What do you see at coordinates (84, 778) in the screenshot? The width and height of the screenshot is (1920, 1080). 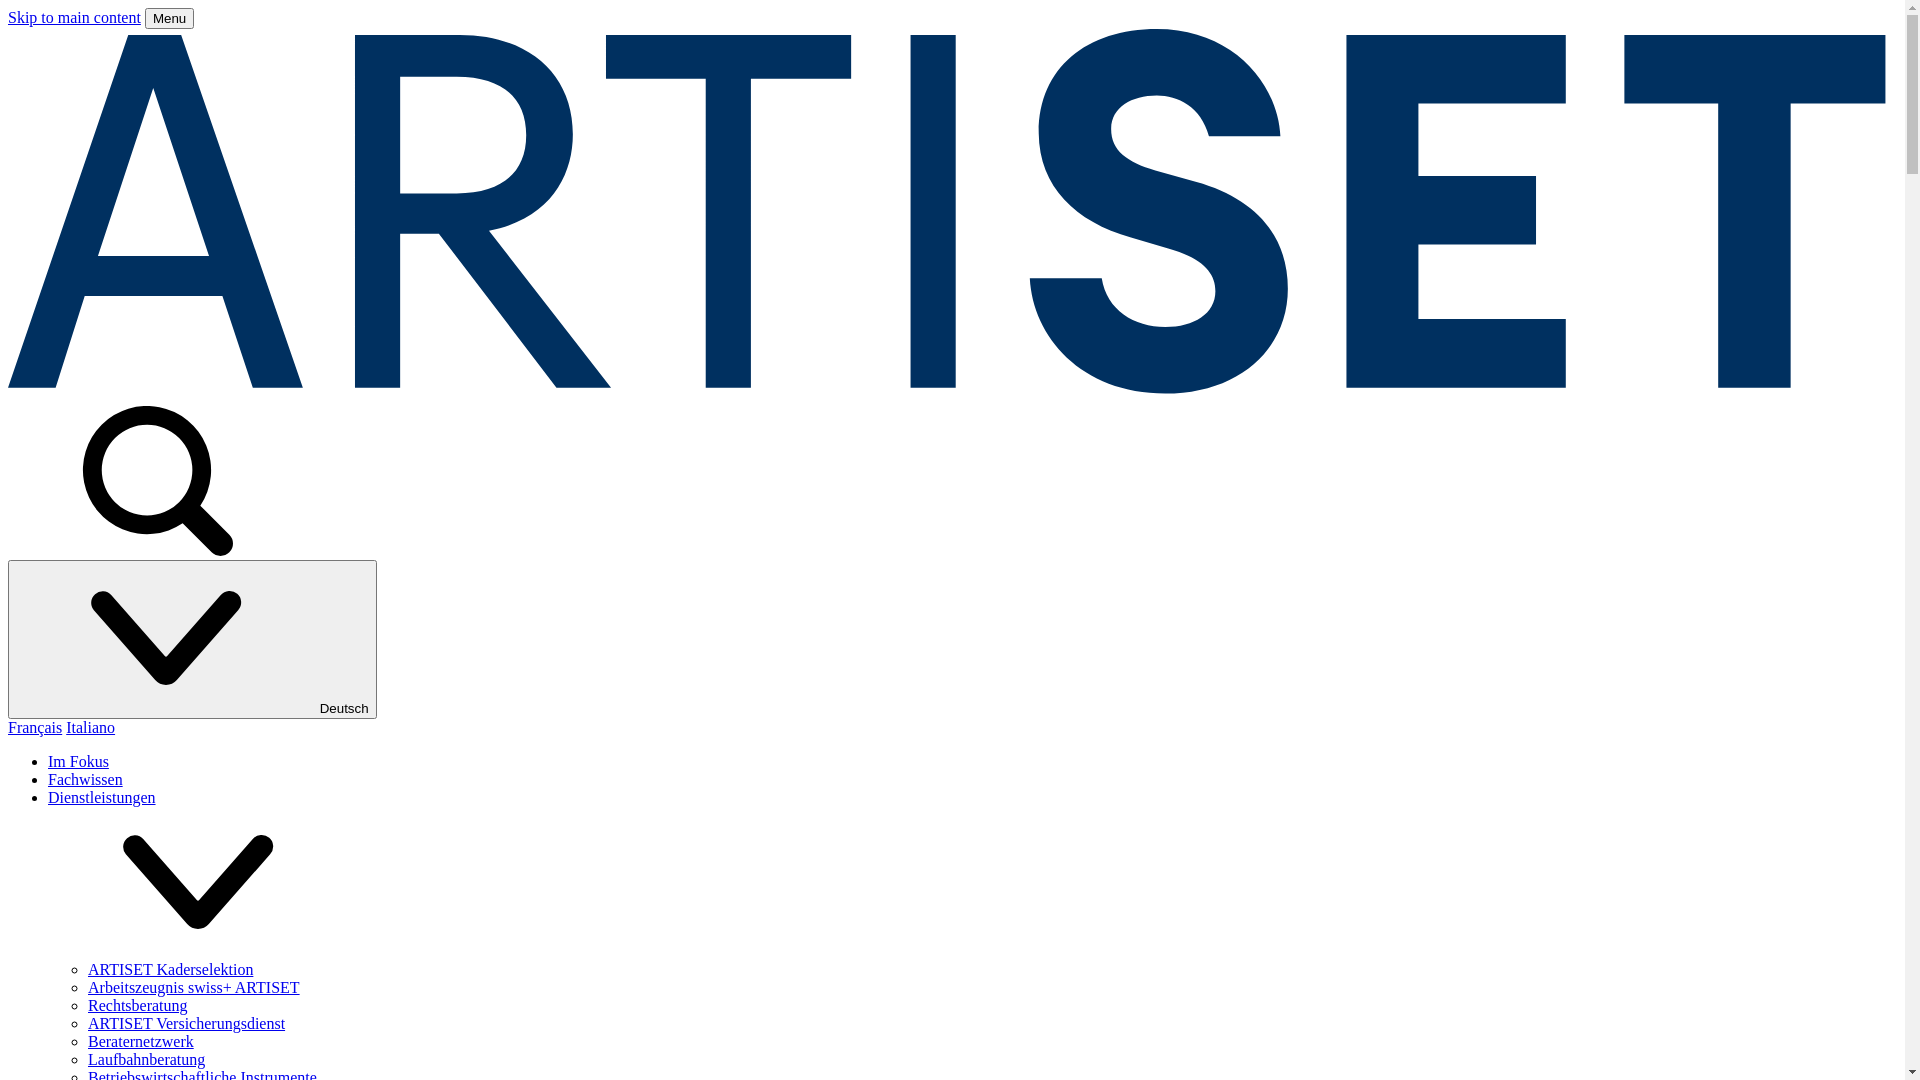 I see `'Fachwissen'` at bounding box center [84, 778].